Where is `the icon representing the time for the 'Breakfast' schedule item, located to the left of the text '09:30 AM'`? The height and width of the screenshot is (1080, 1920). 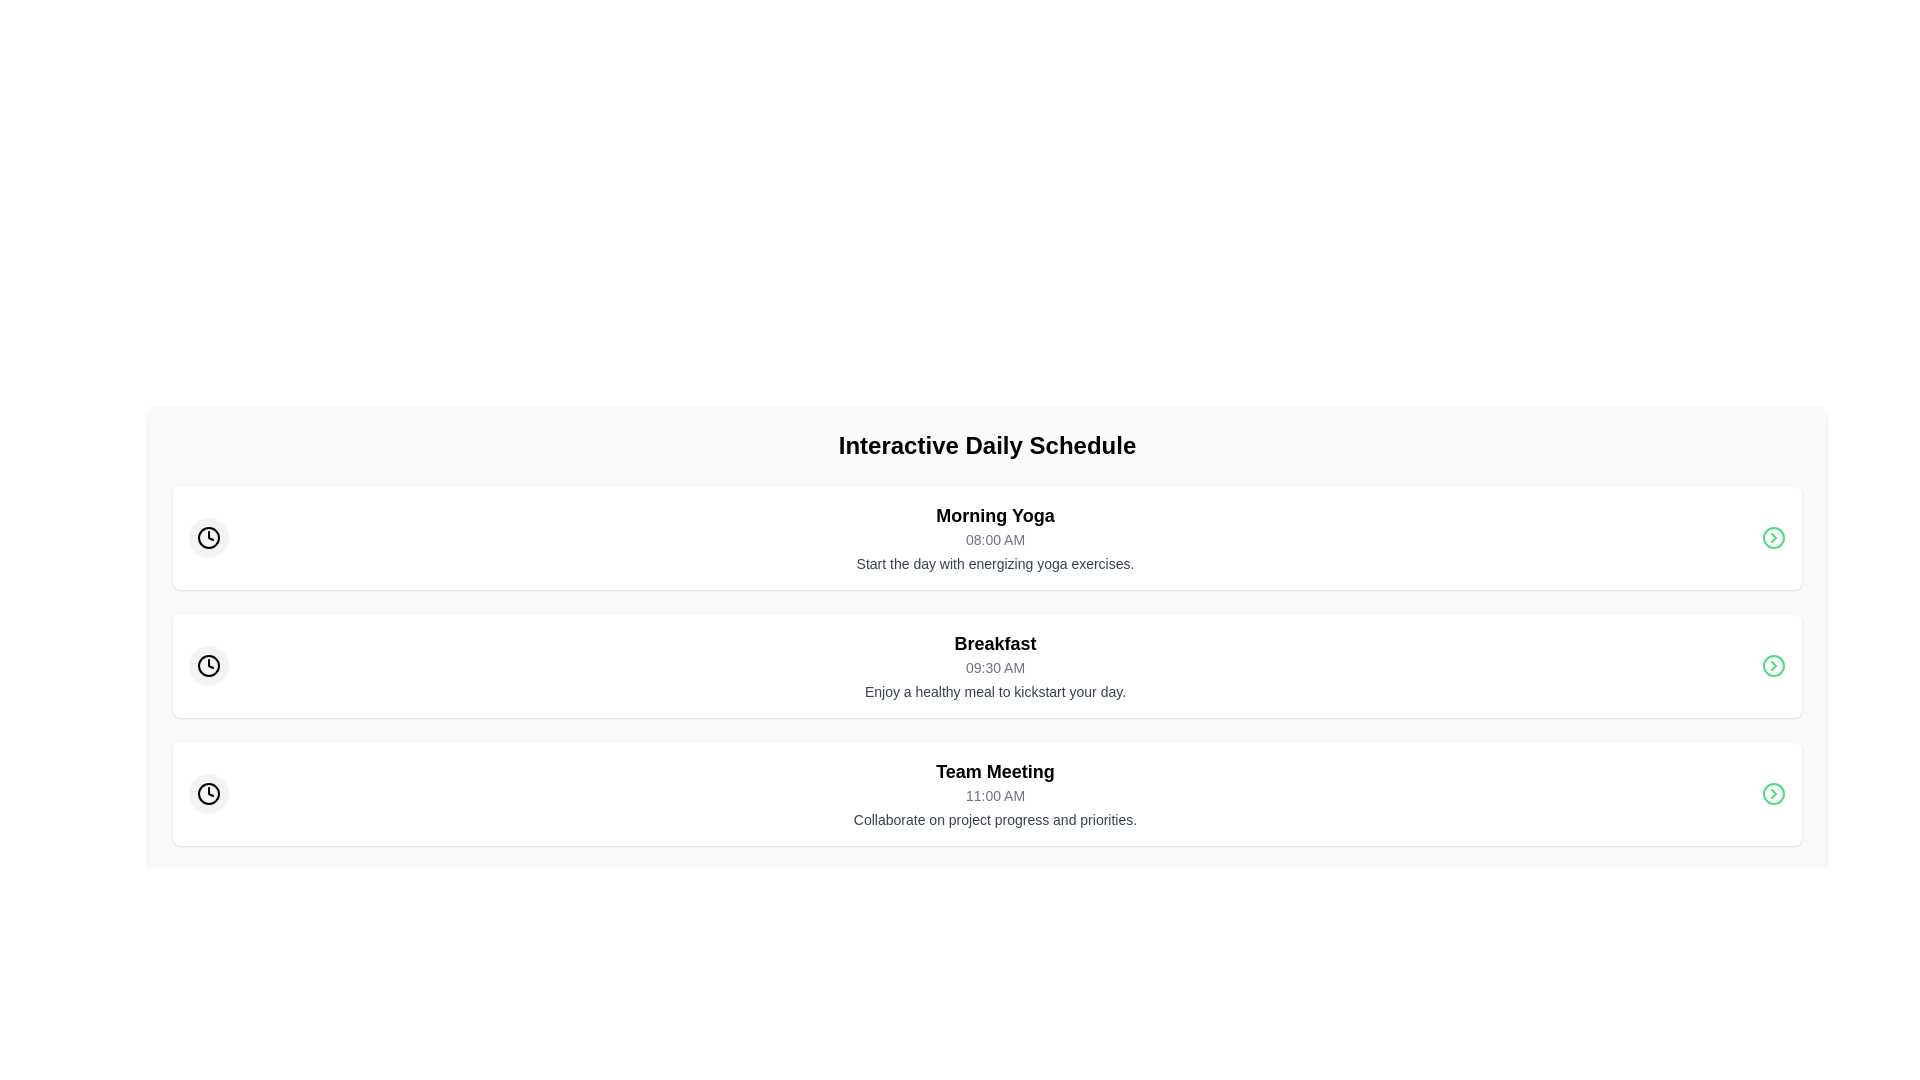
the icon representing the time for the 'Breakfast' schedule item, located to the left of the text '09:30 AM' is located at coordinates (209, 666).